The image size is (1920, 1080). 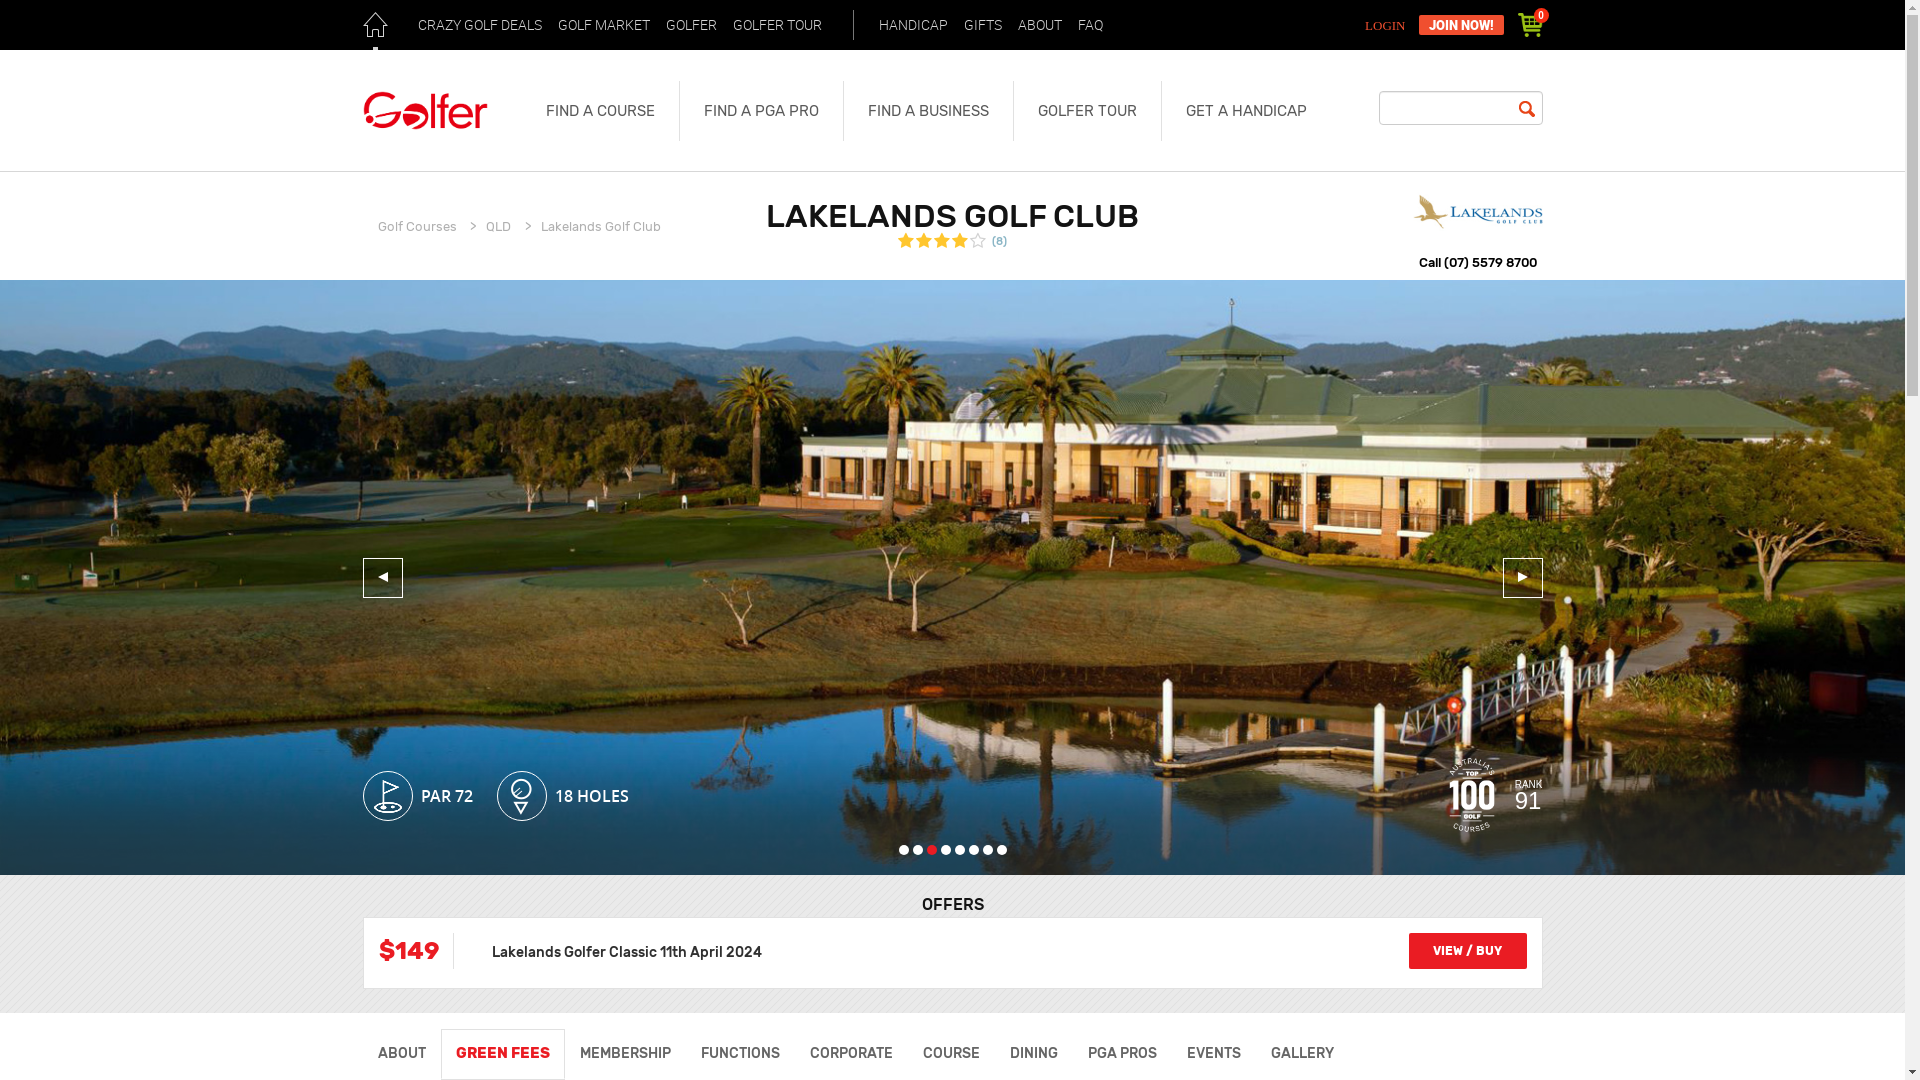 I want to click on 'COURSE', so click(x=906, y=1052).